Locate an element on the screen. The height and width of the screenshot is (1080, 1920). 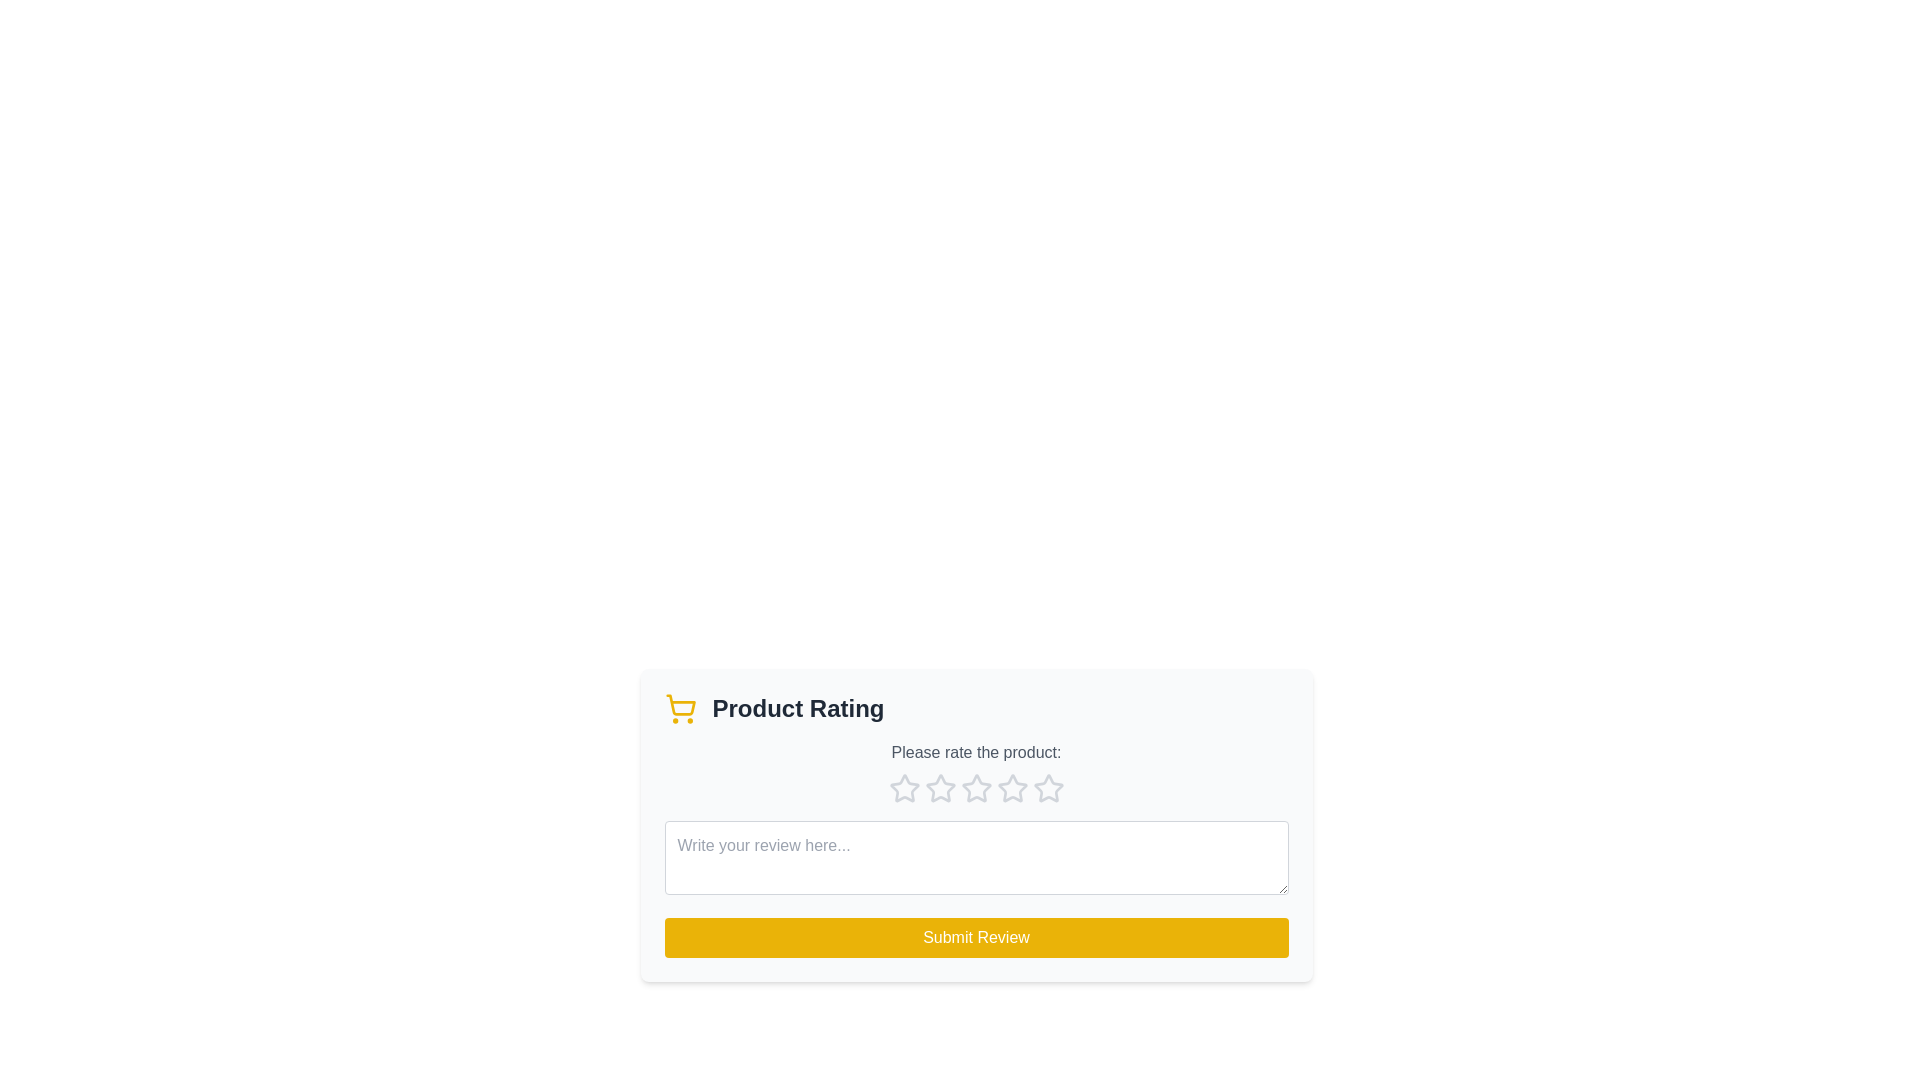
the bold, large text label that reads 'Product Rating', which is styled in dark gray and positioned to the right of a yellow shopping cart icon is located at coordinates (797, 708).